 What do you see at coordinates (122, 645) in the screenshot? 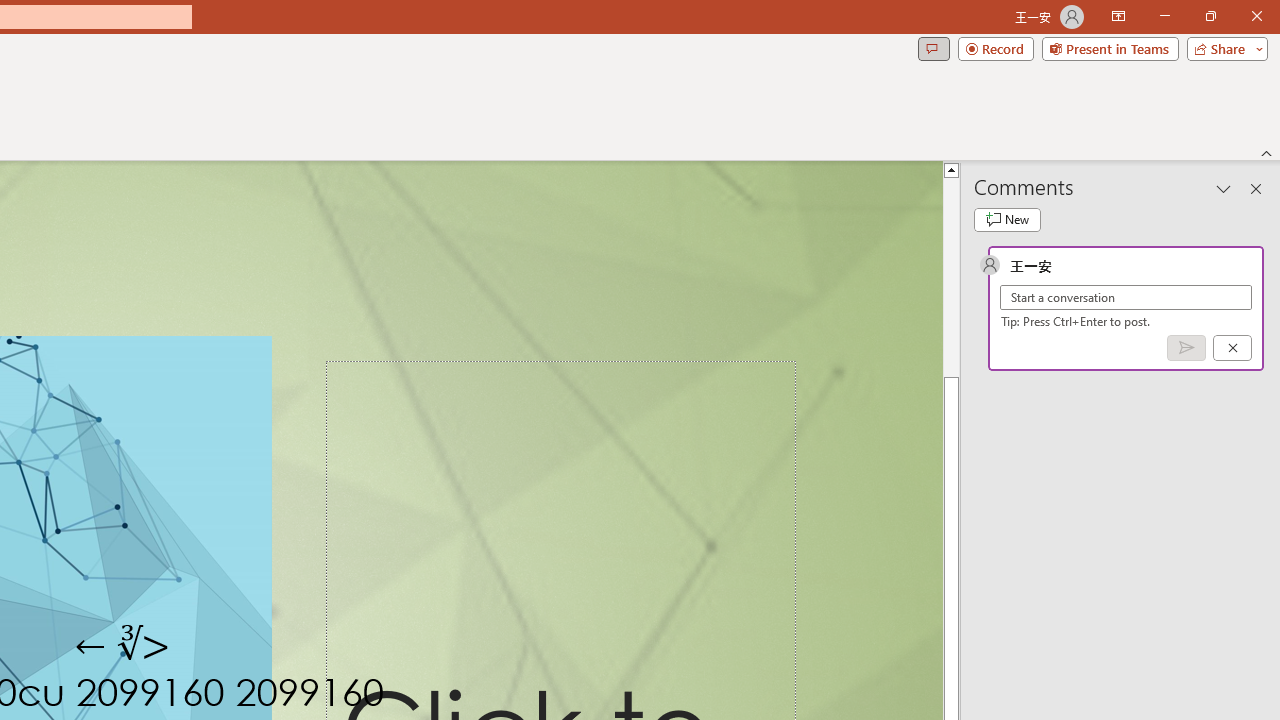
I see `'TextBox 7'` at bounding box center [122, 645].